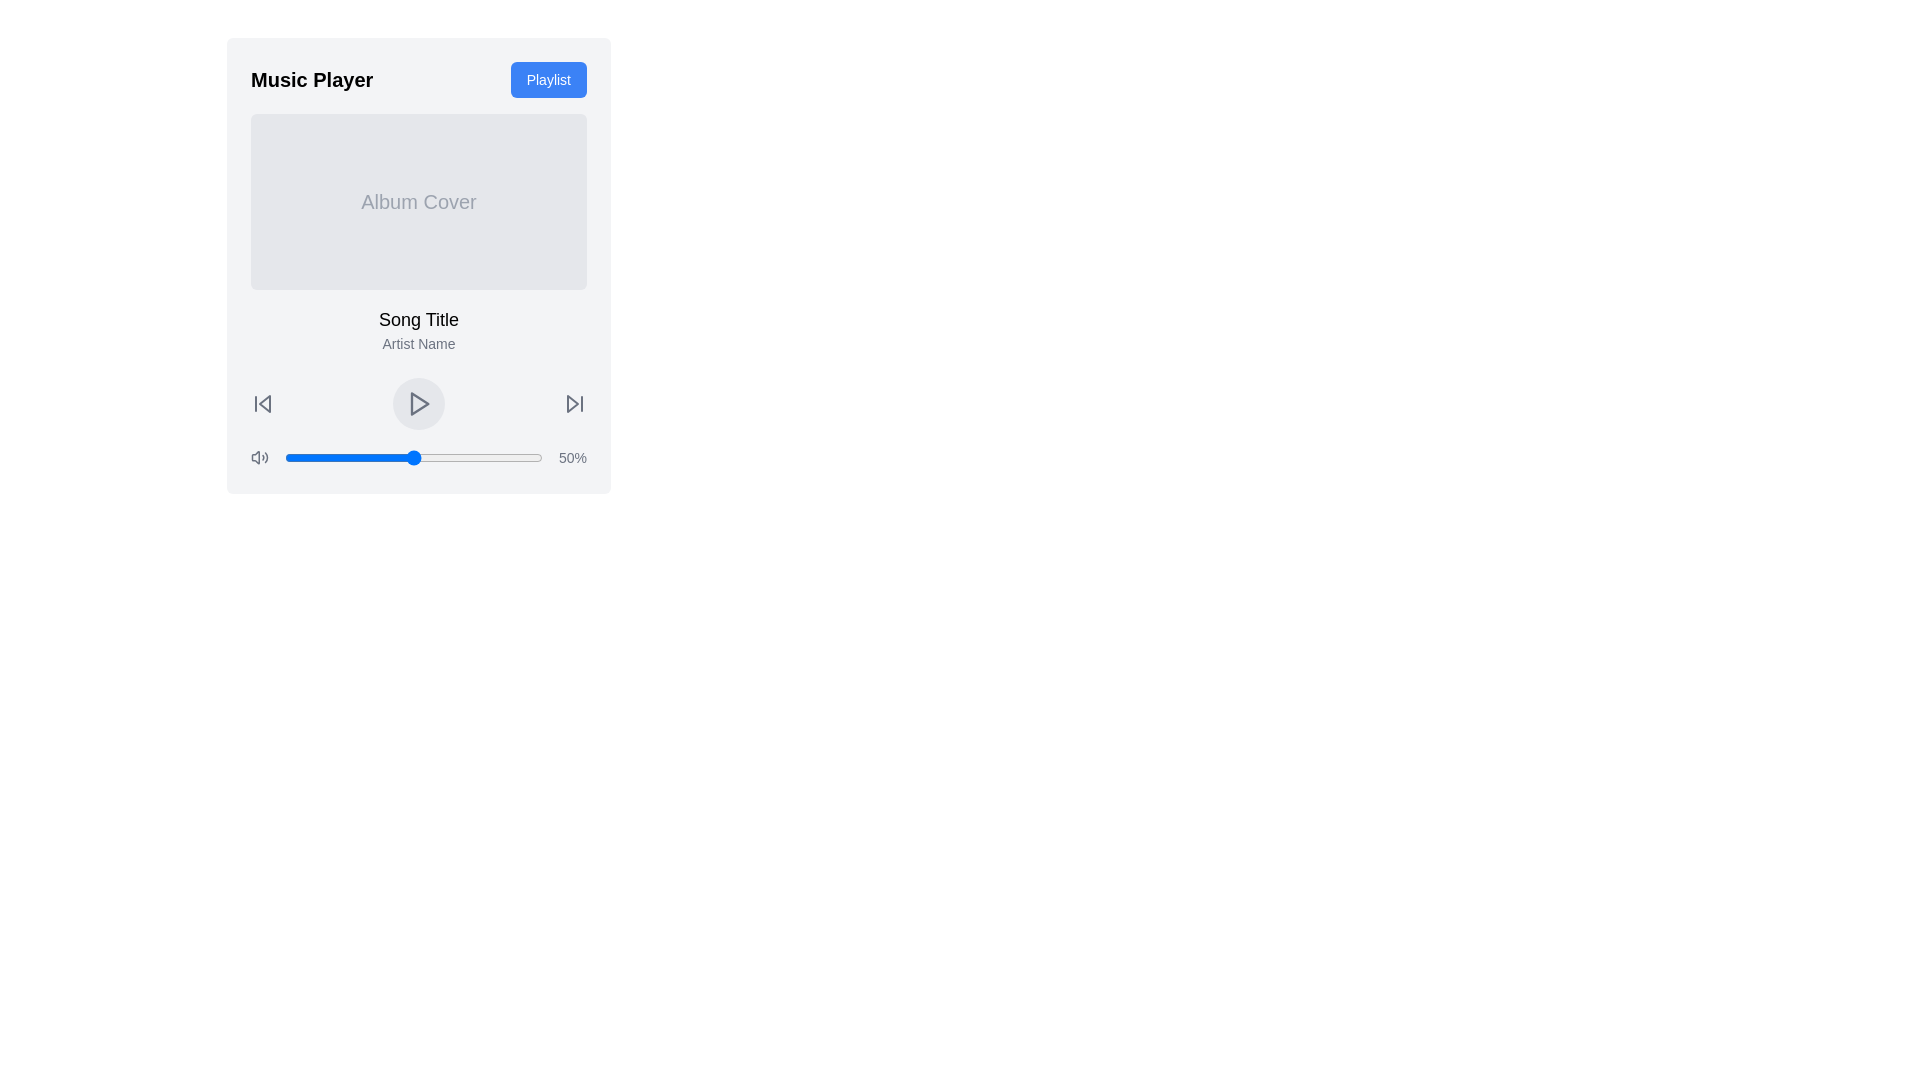 This screenshot has height=1080, width=1920. Describe the element at coordinates (417, 319) in the screenshot. I see `the Text Label displaying the title of the current song in the media player, which is centered at the top of the interface` at that location.